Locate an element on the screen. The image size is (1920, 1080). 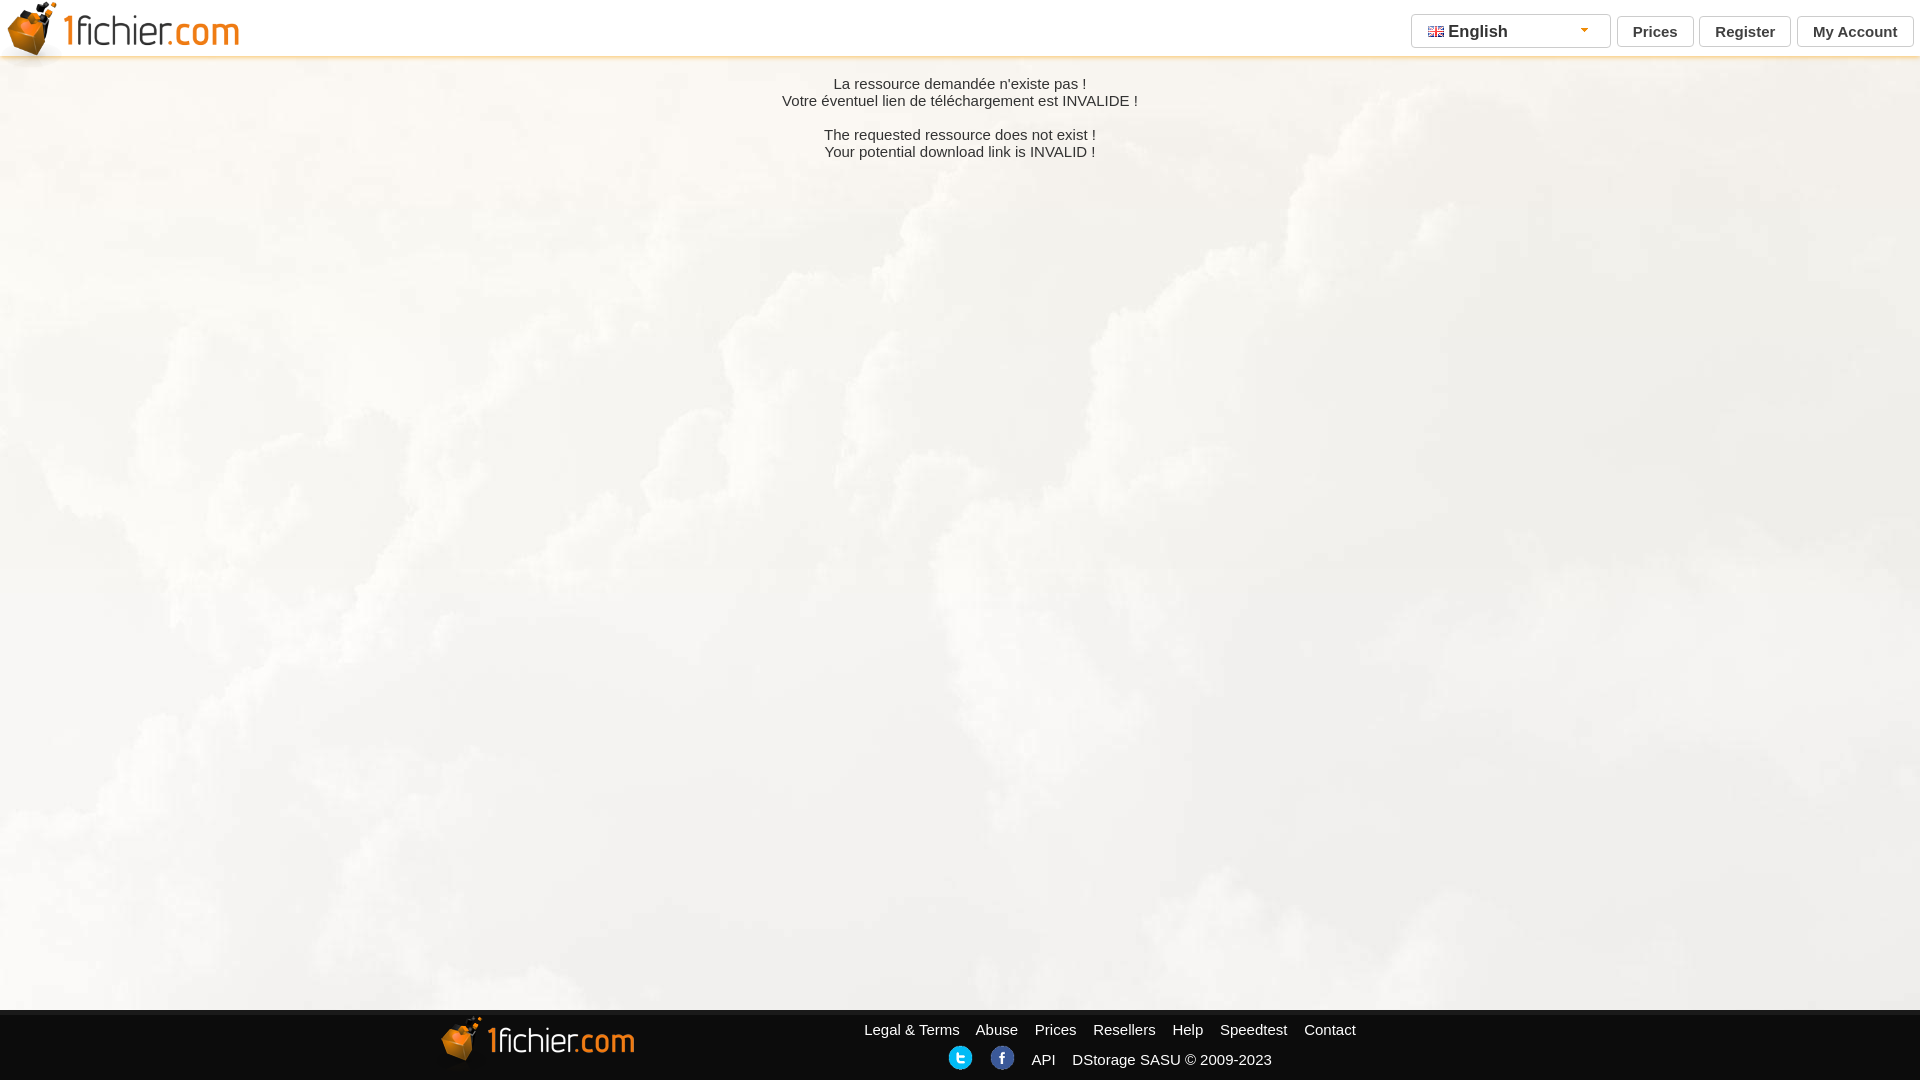
'Contact' is located at coordinates (1329, 1029).